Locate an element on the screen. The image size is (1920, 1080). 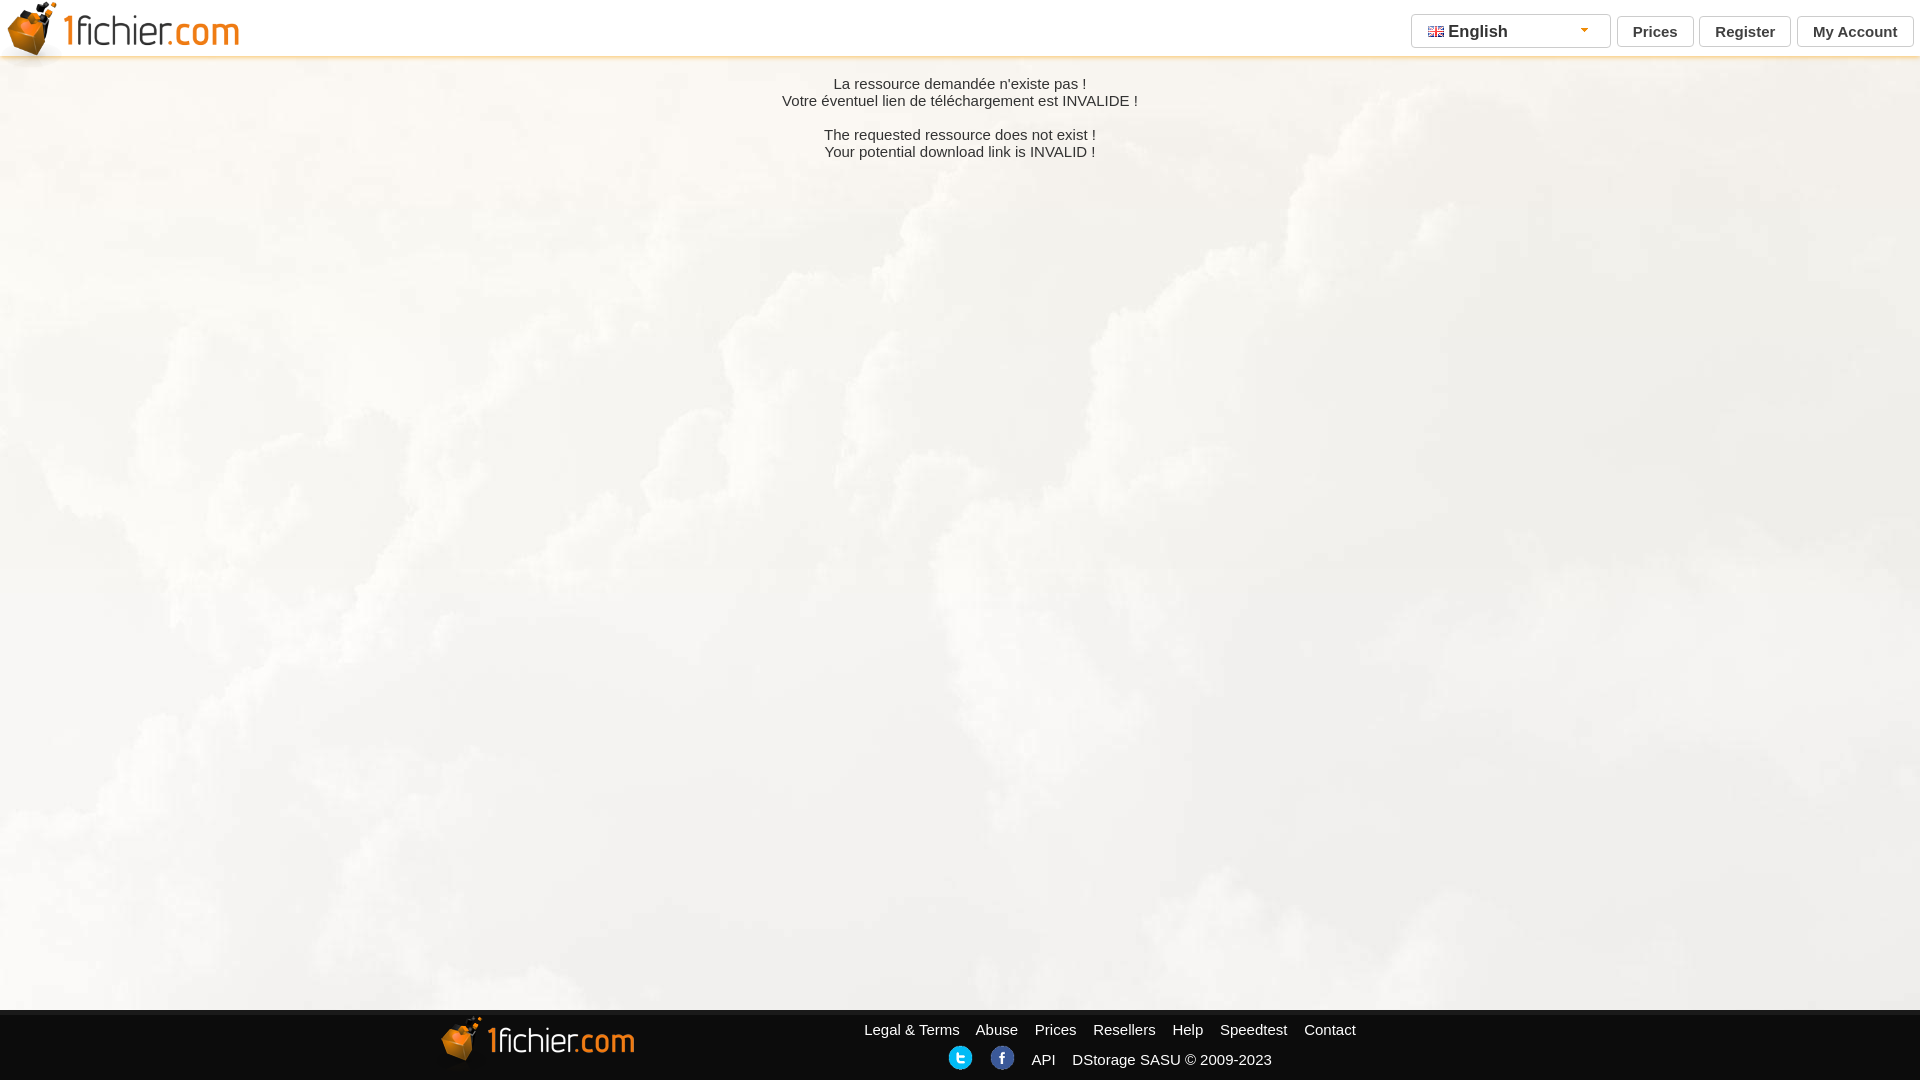
'Contact' is located at coordinates (1329, 1029).